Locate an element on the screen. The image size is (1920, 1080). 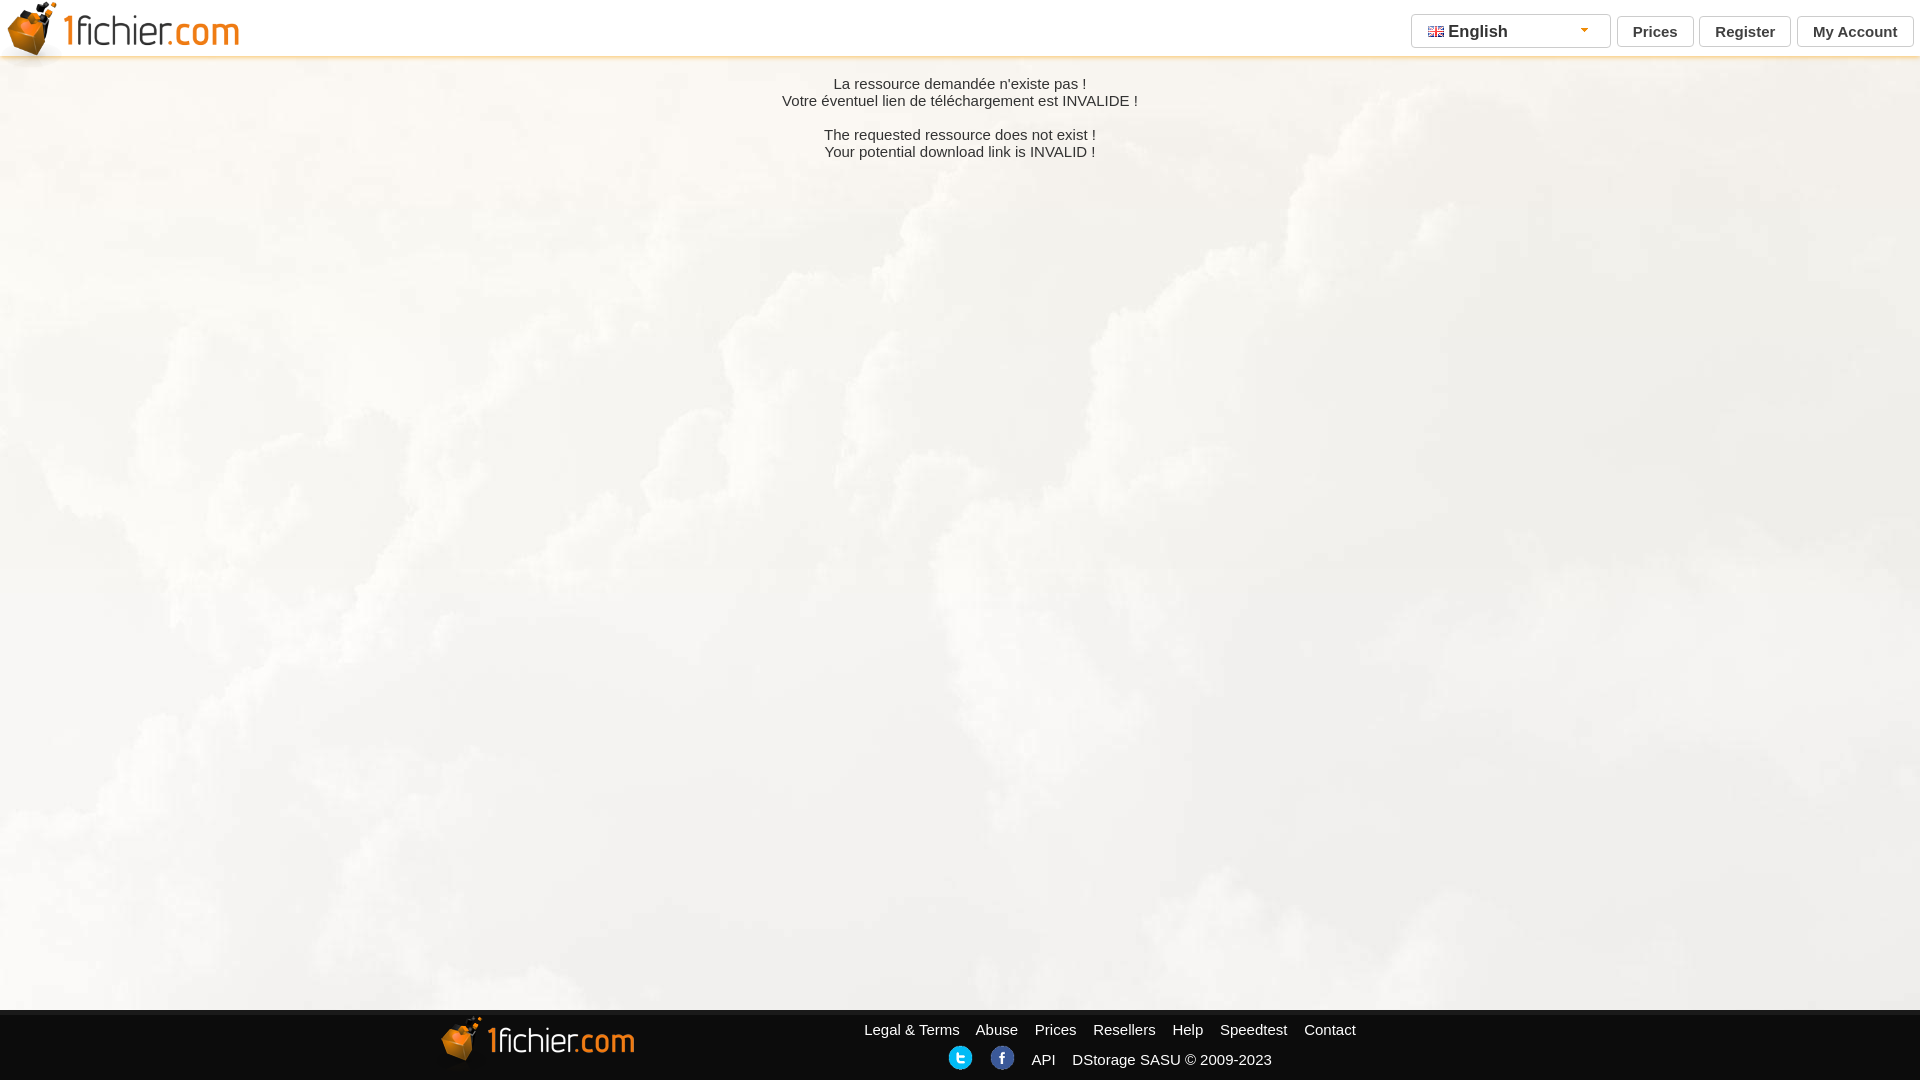
'Contact' is located at coordinates (1329, 1029).